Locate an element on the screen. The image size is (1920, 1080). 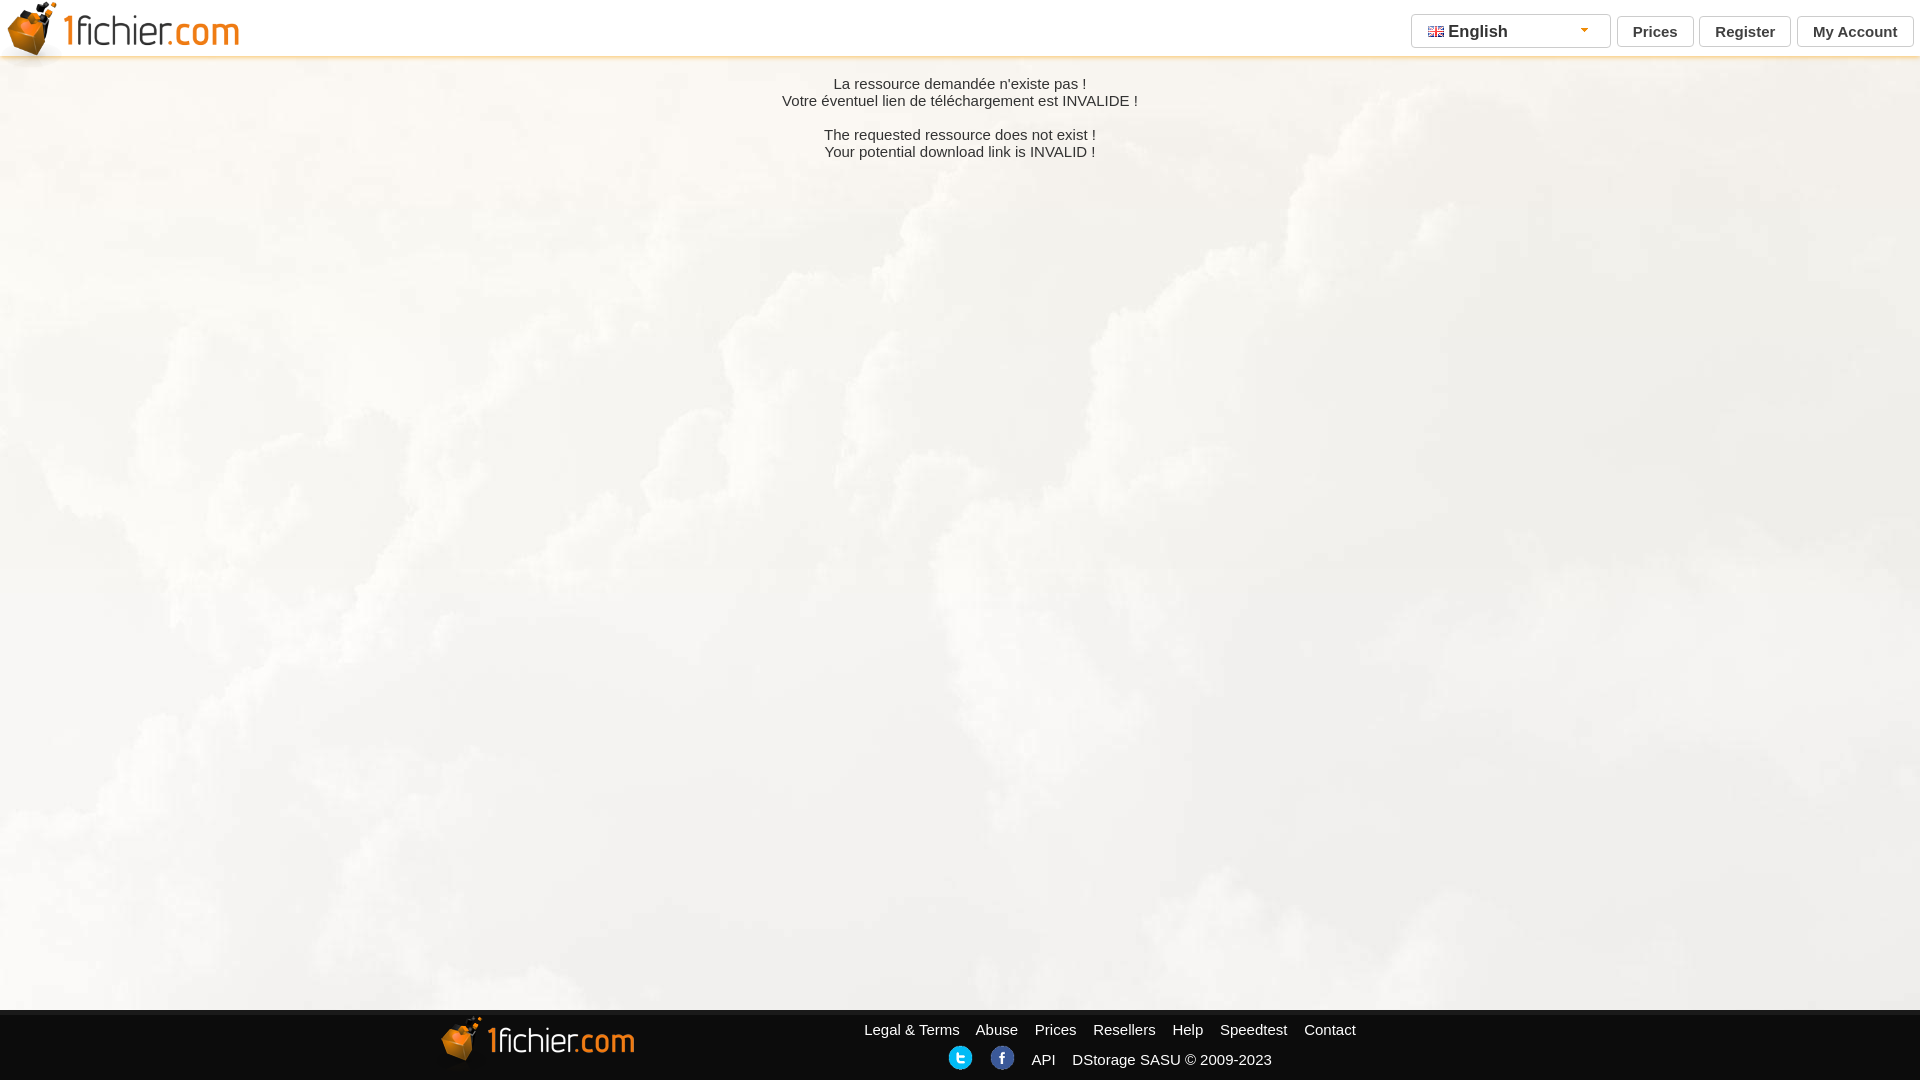
'Contact' is located at coordinates (1329, 1029).